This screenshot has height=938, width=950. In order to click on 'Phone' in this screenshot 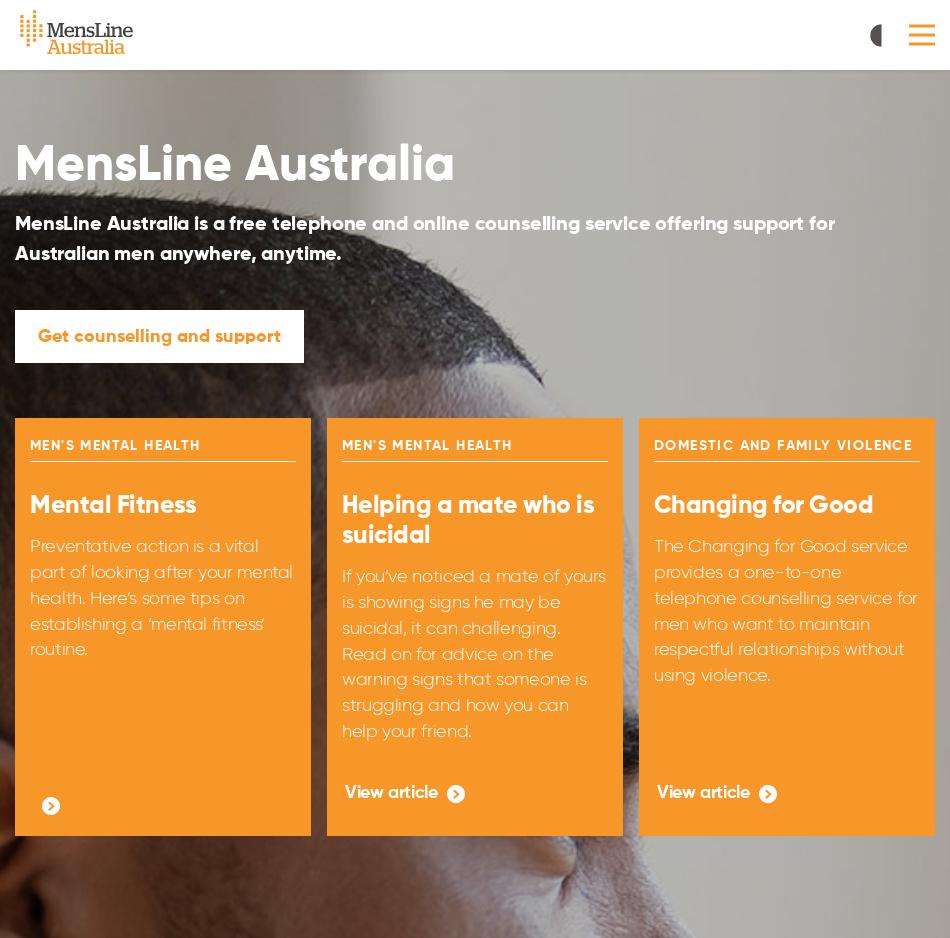, I will do `click(339, 396)`.